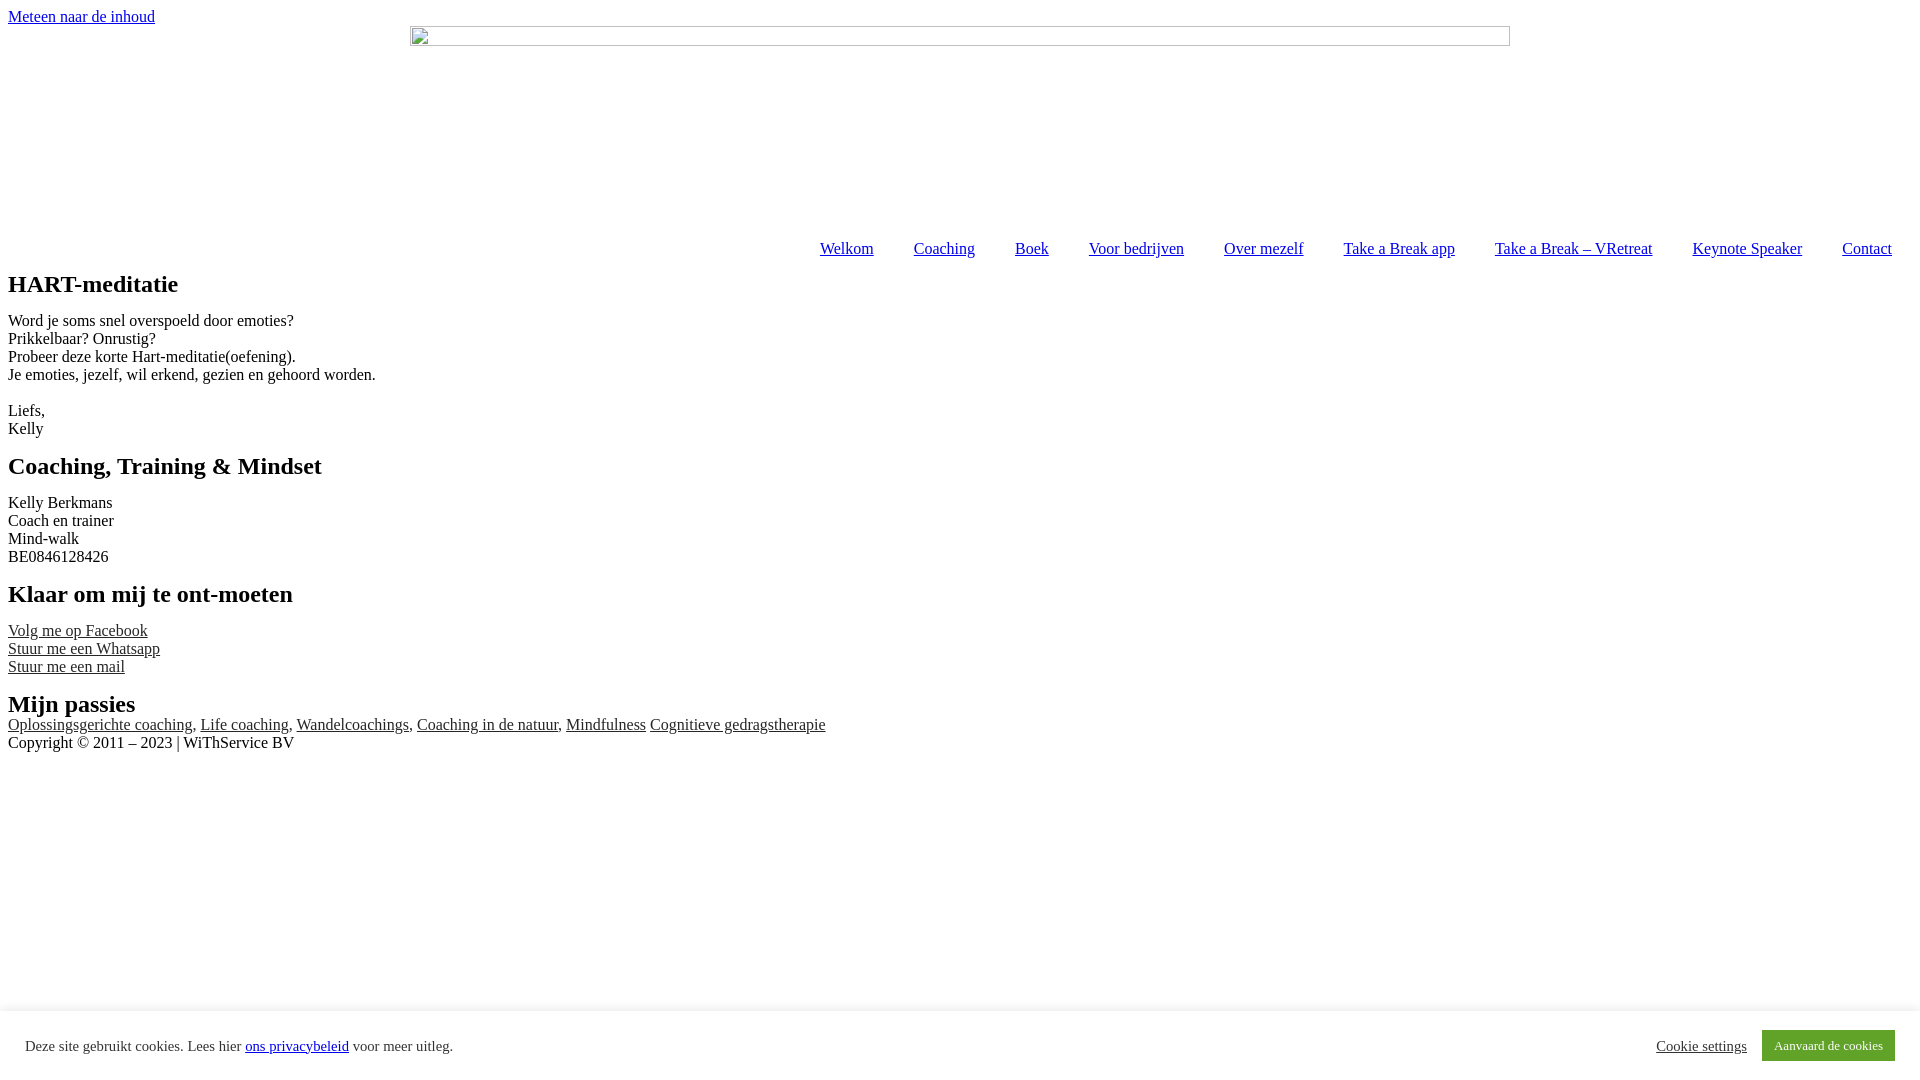 The height and width of the screenshot is (1080, 1920). I want to click on 'Aanvaard de cookies', so click(1828, 1044).